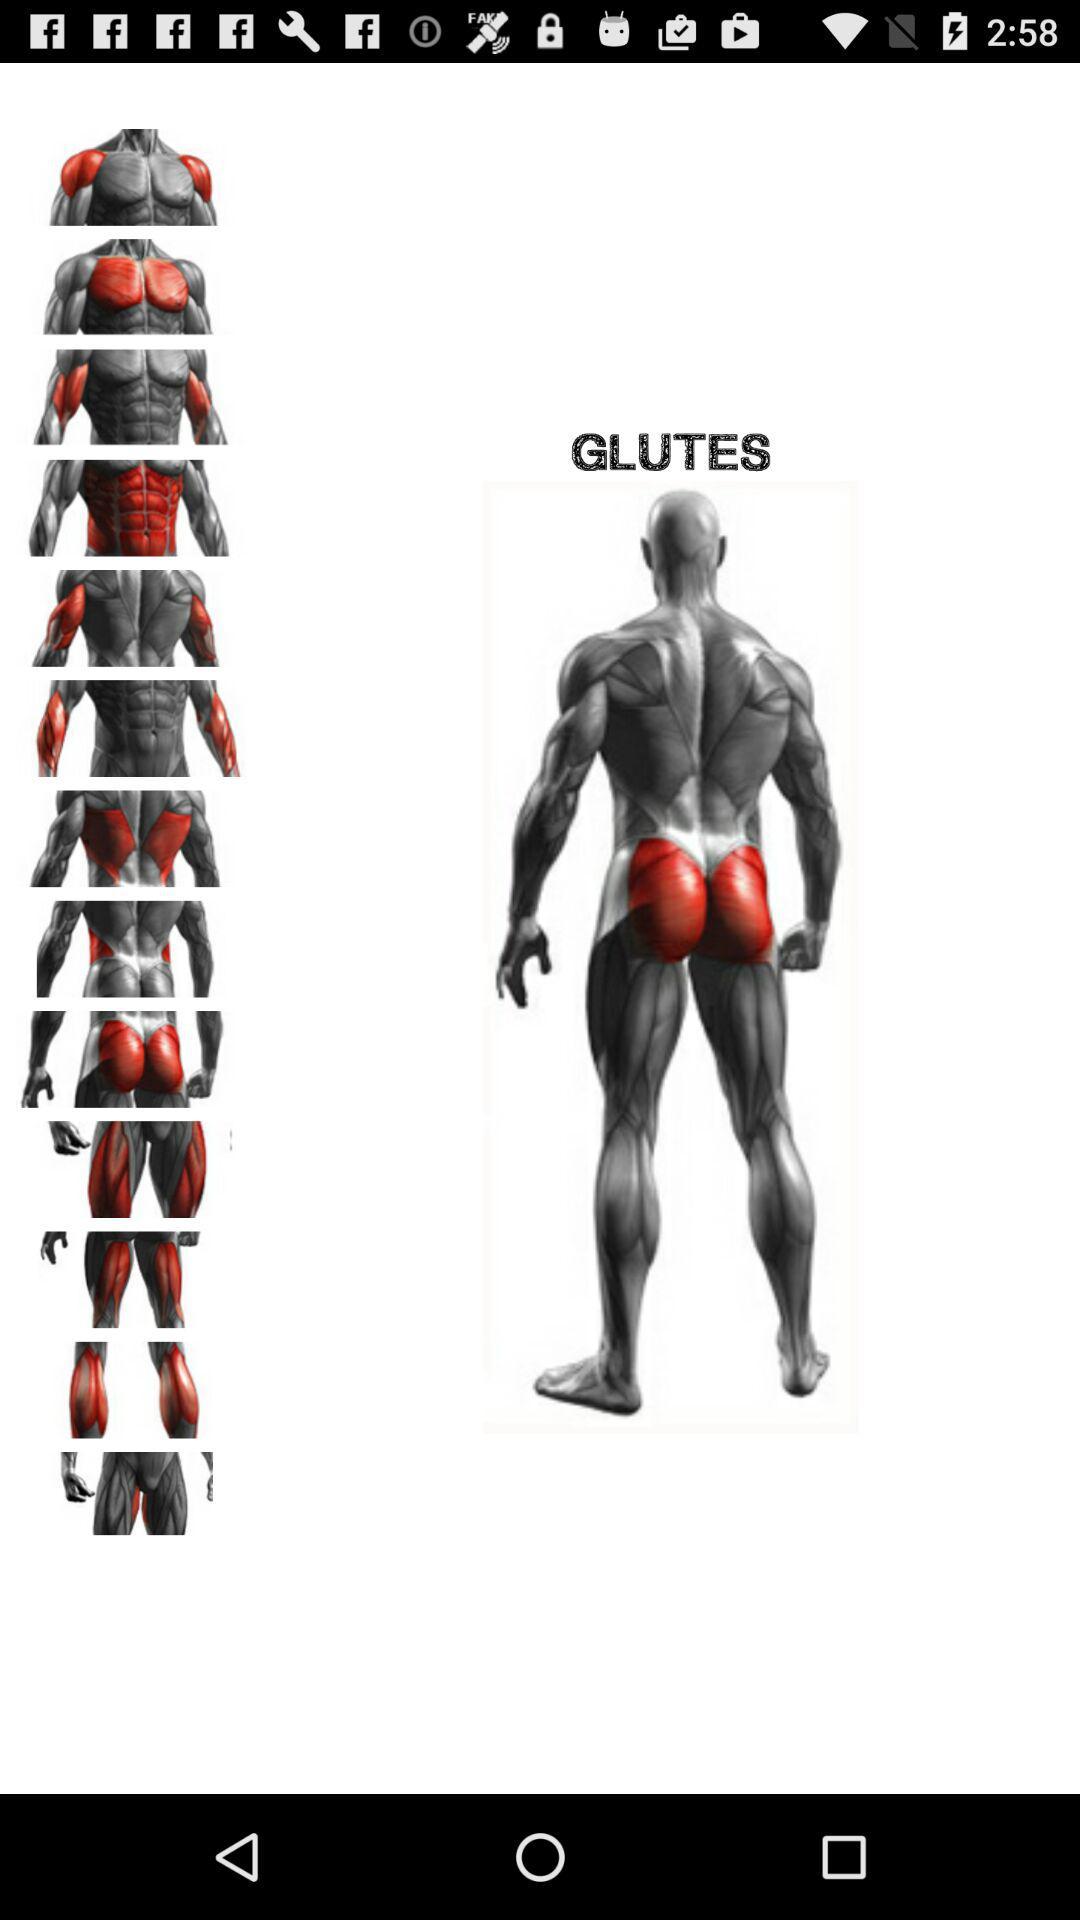 The height and width of the screenshot is (1920, 1080). I want to click on open the second image, so click(131, 279).